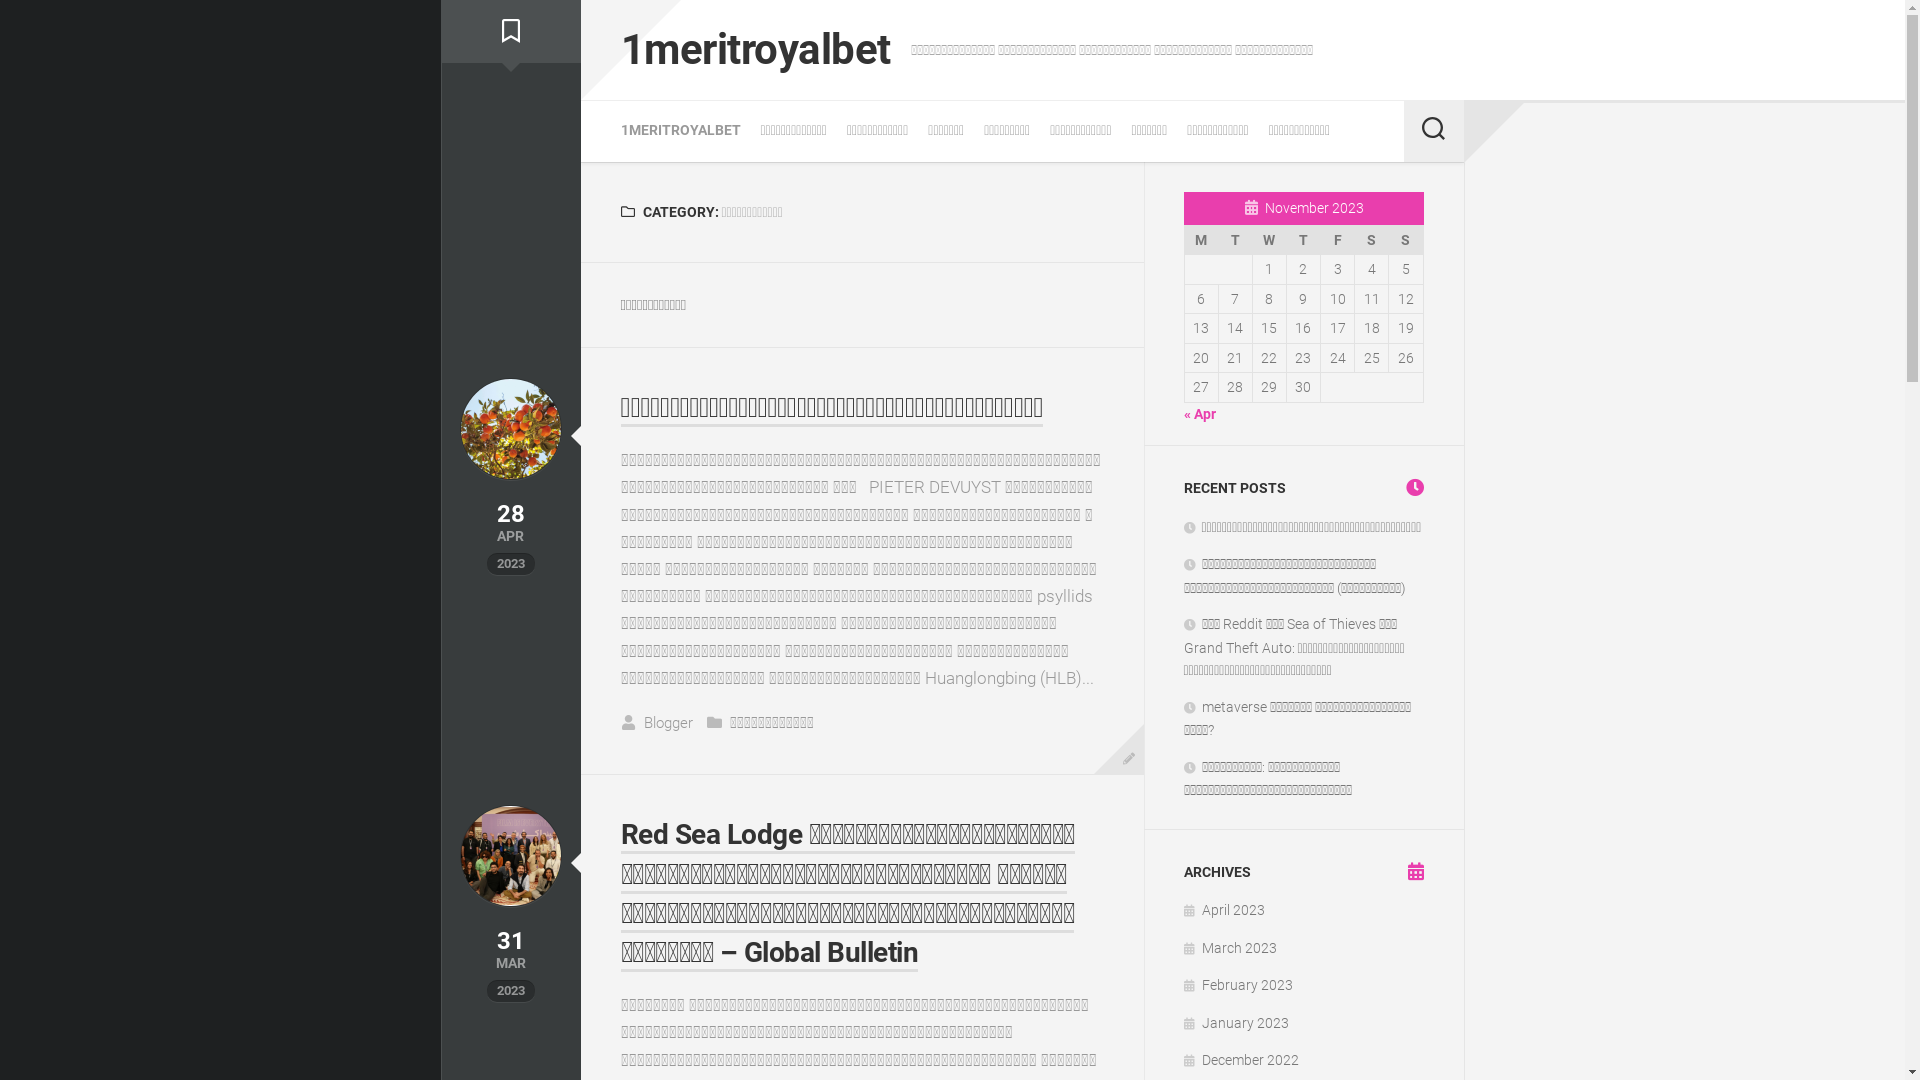 This screenshot has width=1920, height=1080. I want to click on 'December 2022', so click(1240, 1059).